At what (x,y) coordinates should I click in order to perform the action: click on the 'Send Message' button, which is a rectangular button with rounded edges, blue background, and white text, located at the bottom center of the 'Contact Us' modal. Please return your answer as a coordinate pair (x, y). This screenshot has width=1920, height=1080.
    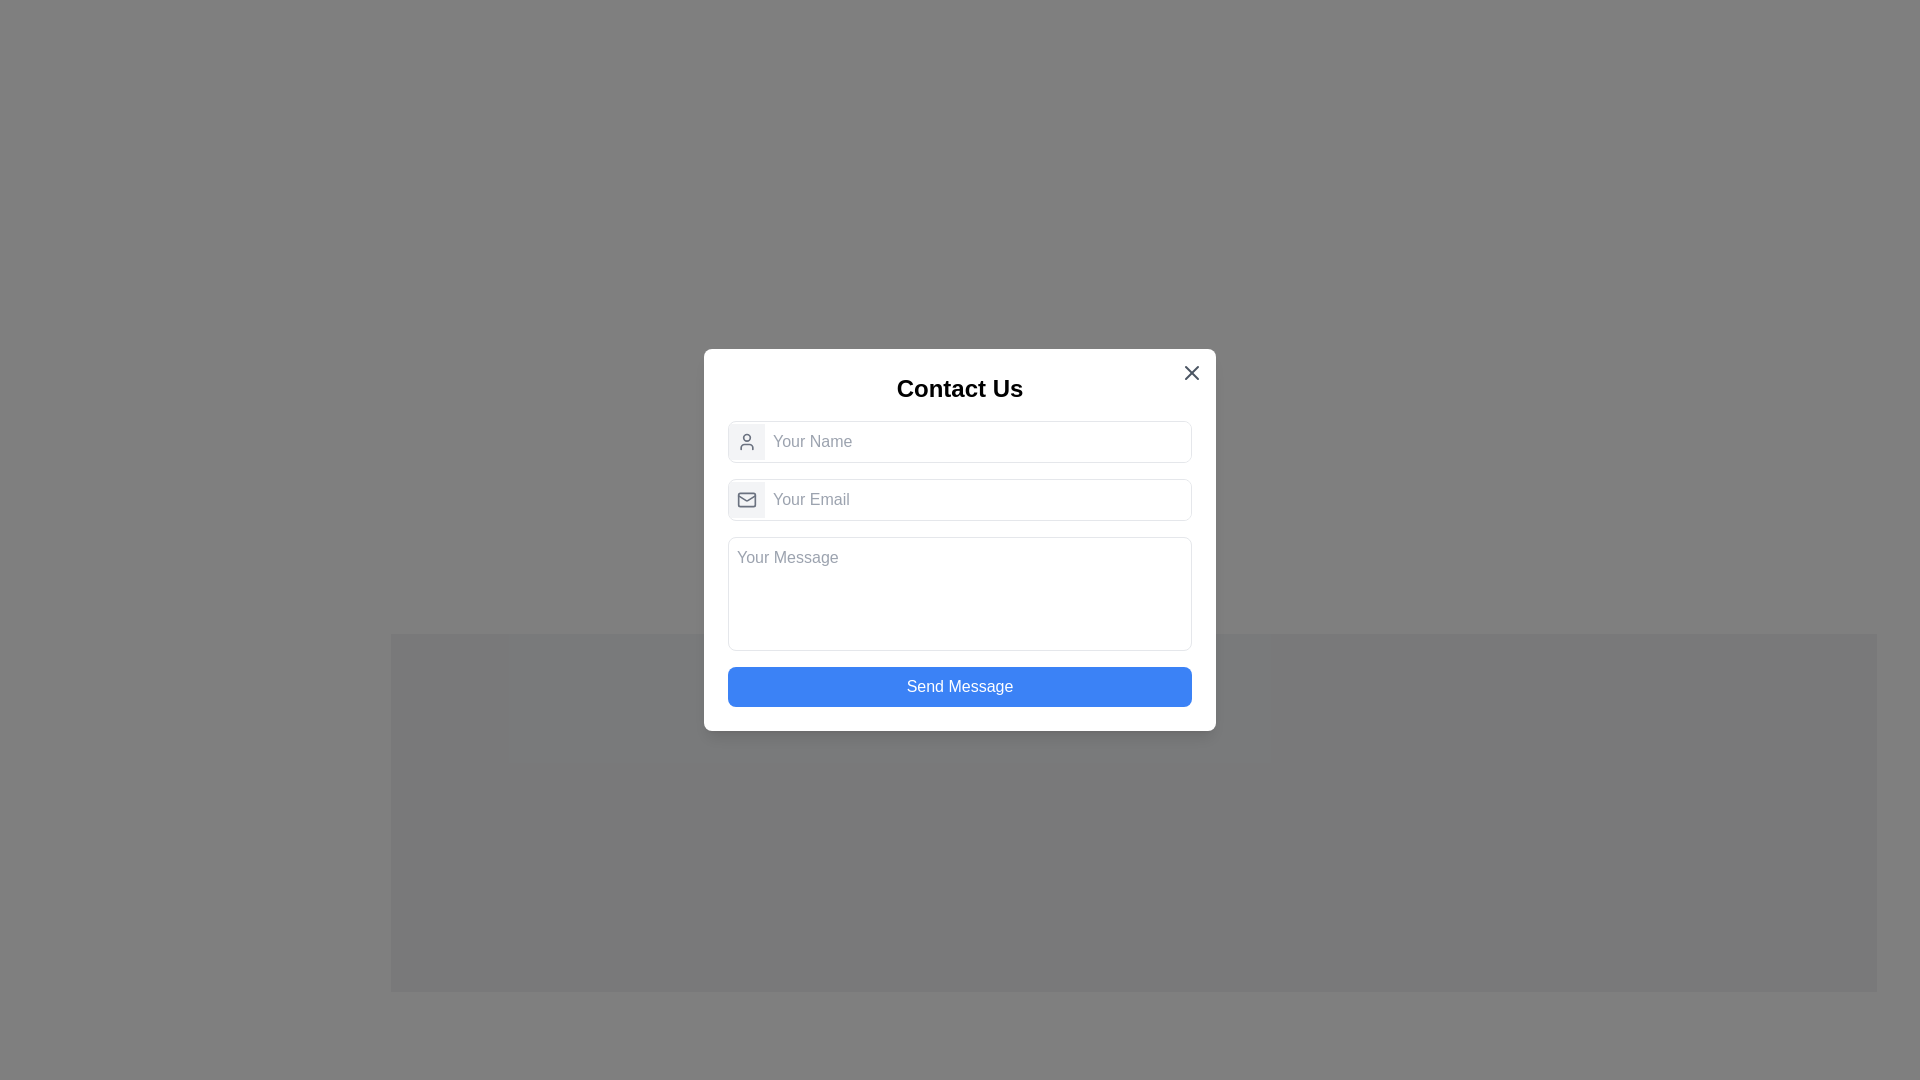
    Looking at the image, I should click on (960, 685).